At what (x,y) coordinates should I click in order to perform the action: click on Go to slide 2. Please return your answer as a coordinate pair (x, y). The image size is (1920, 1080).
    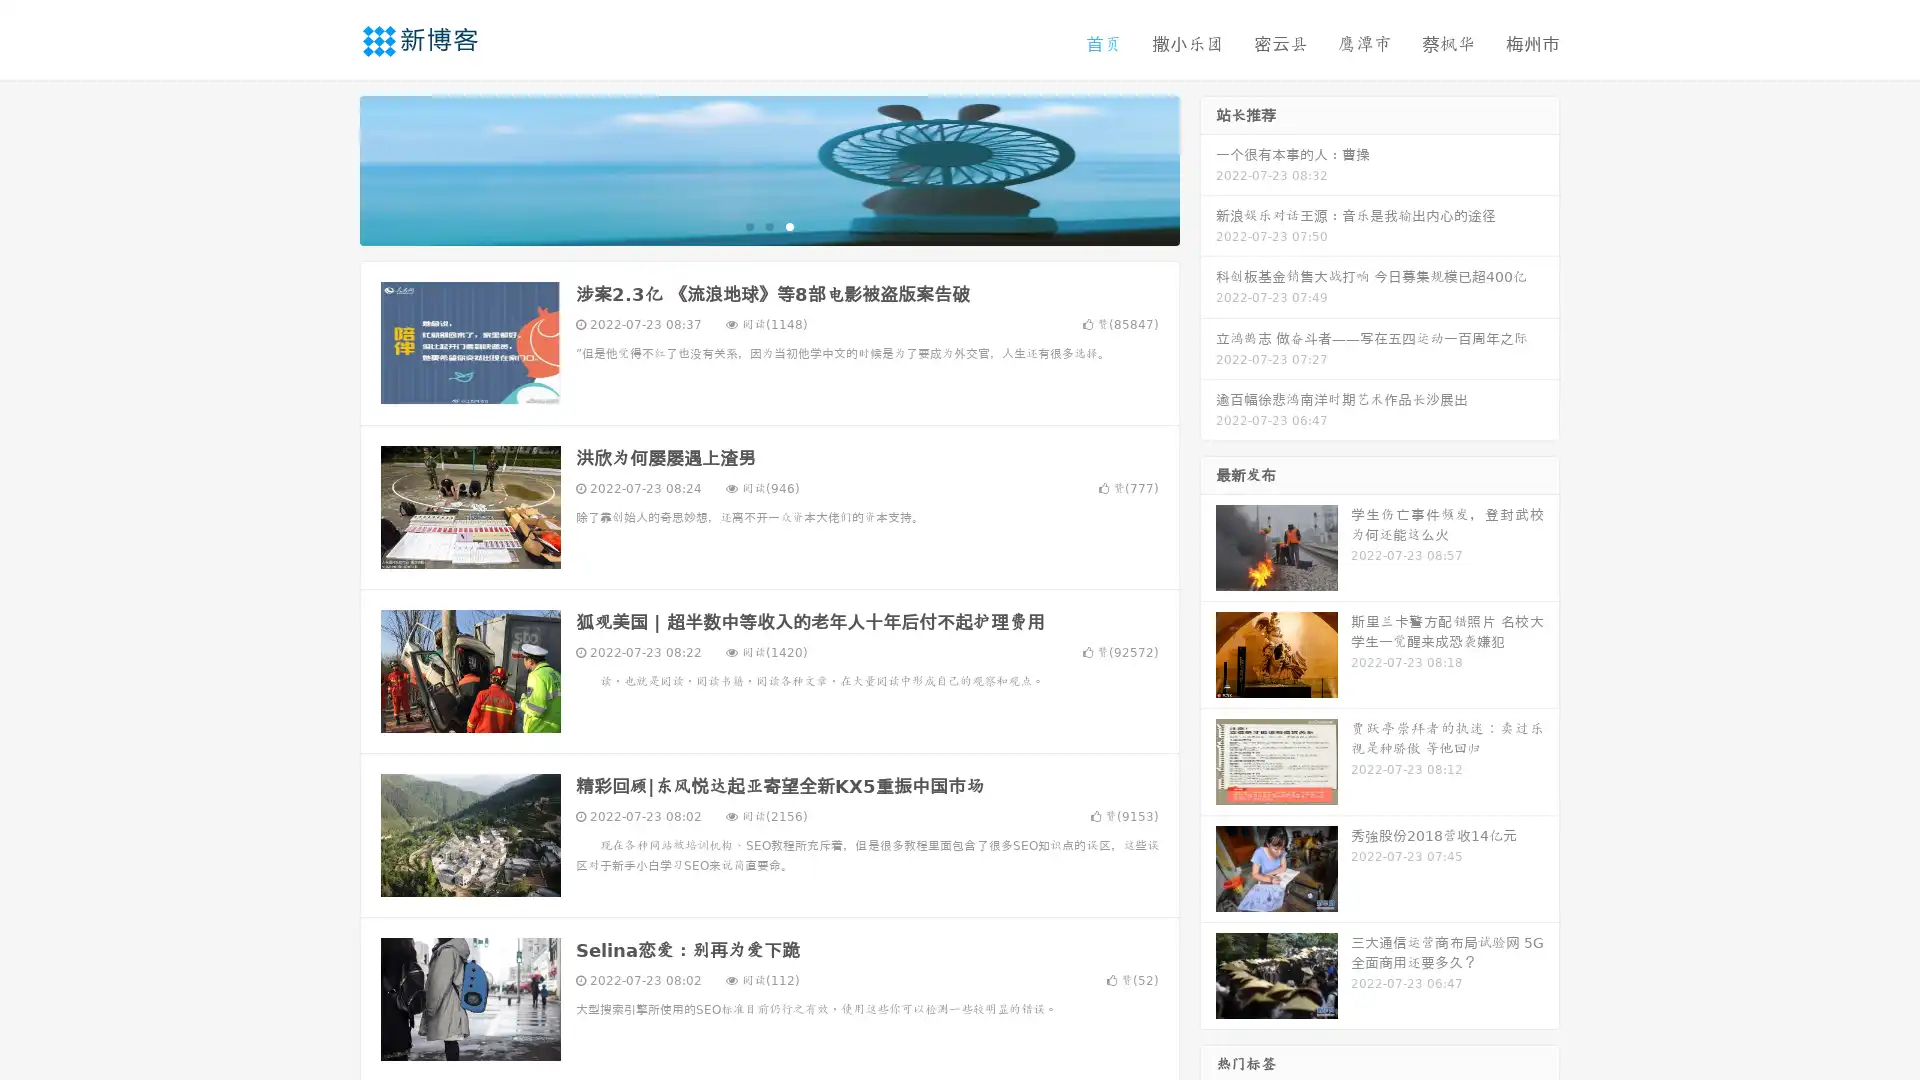
    Looking at the image, I should click on (768, 225).